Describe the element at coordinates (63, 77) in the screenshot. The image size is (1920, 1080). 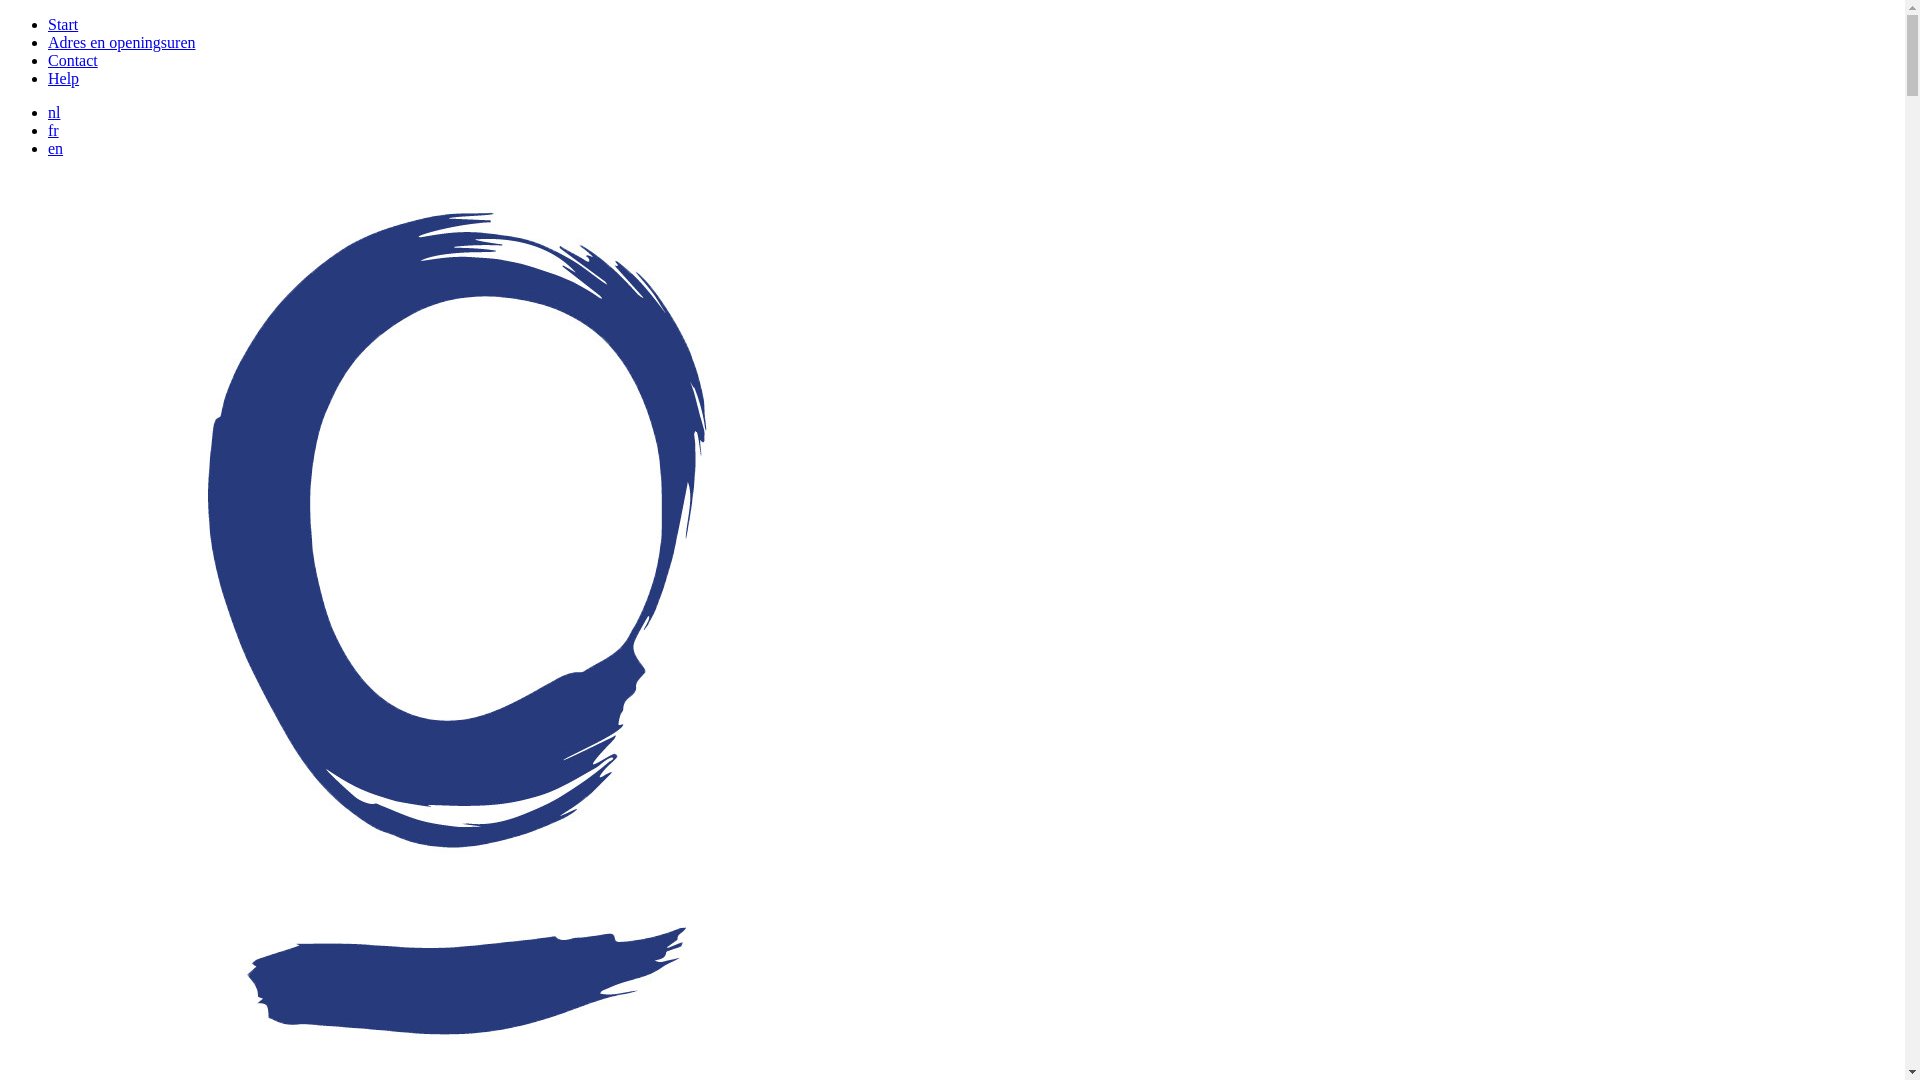
I see `'Help'` at that location.